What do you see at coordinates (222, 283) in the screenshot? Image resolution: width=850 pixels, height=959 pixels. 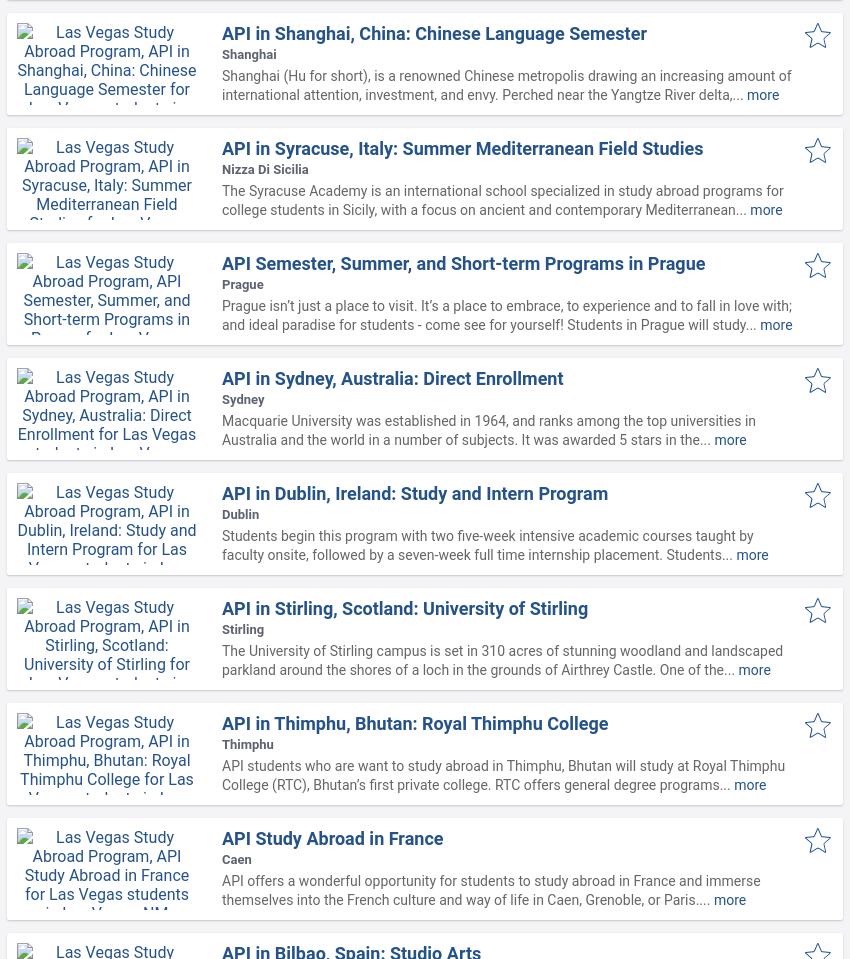 I see `'Prague'` at bounding box center [222, 283].